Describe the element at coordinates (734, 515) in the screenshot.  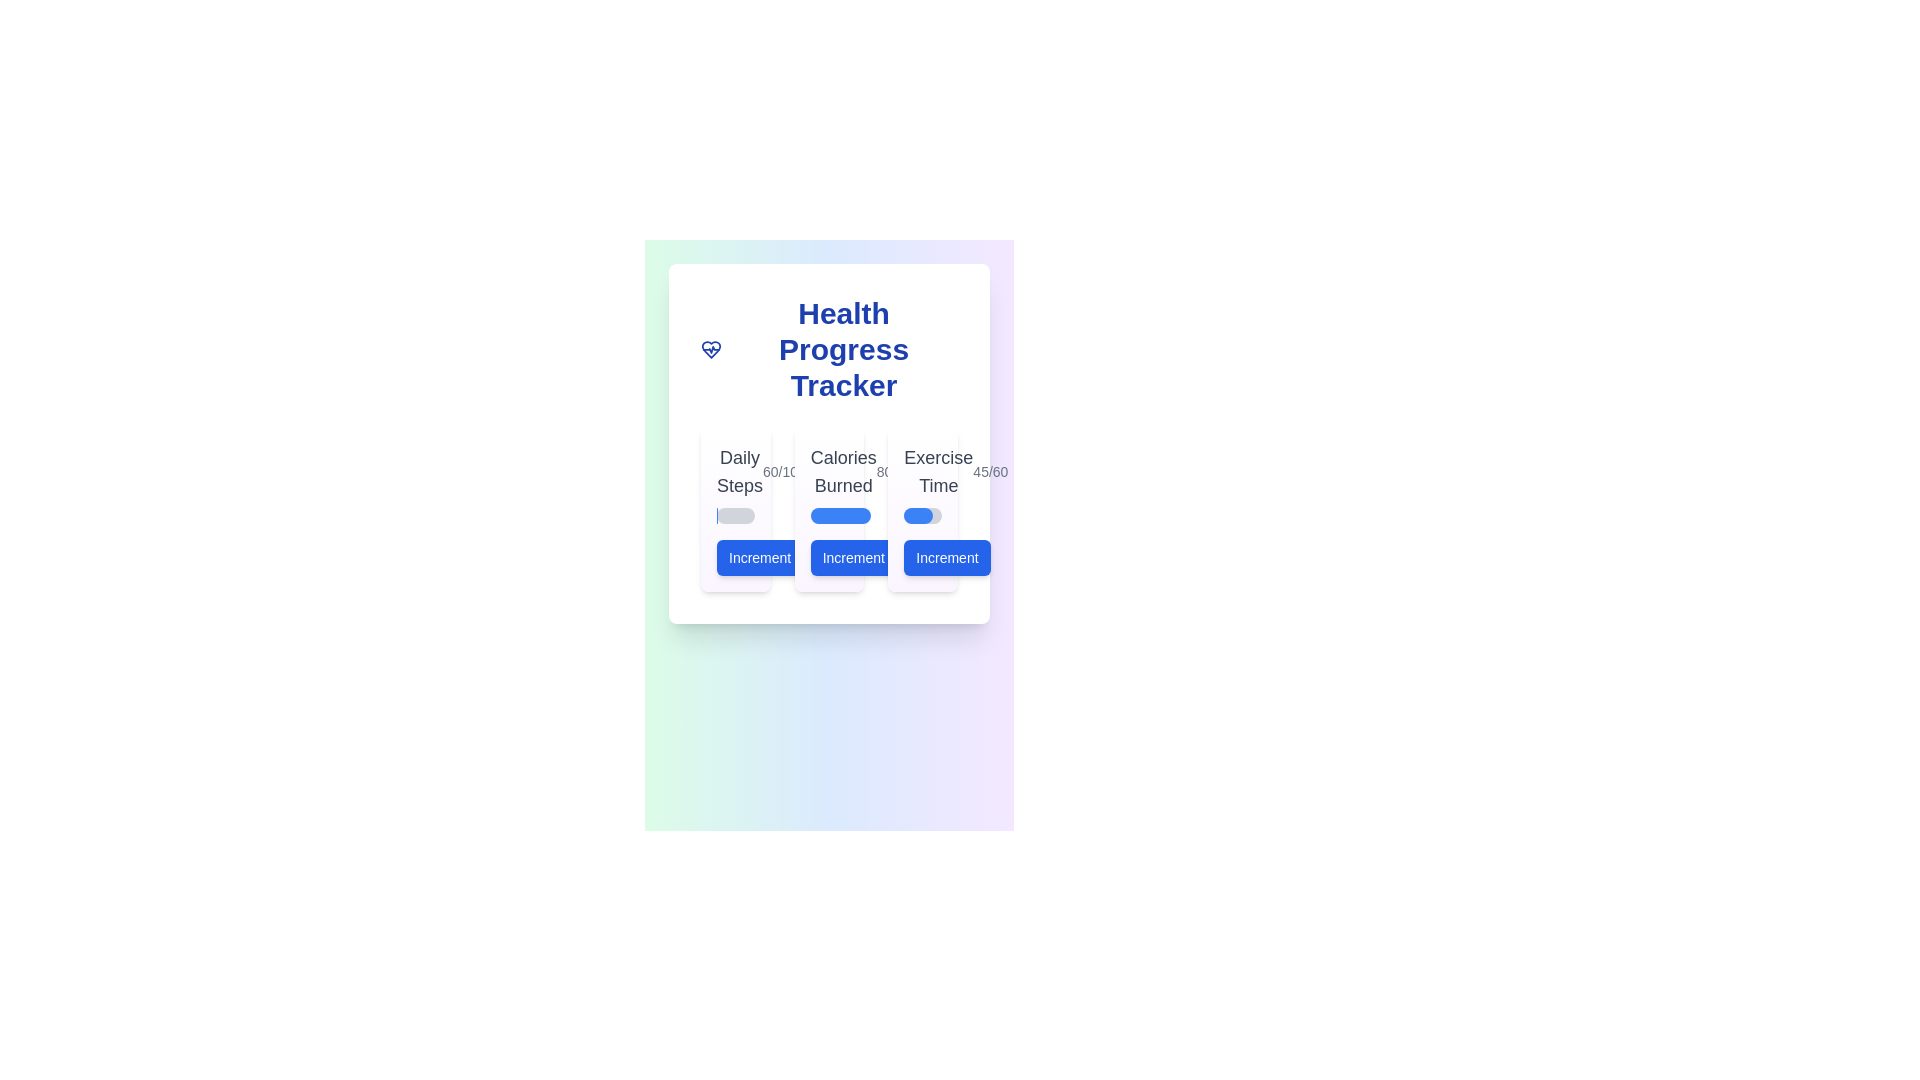
I see `the progress bar that visually represents the progress towards a daily step goal, positioned below the text 'Daily Steps' and above the 'Increment' button` at that location.